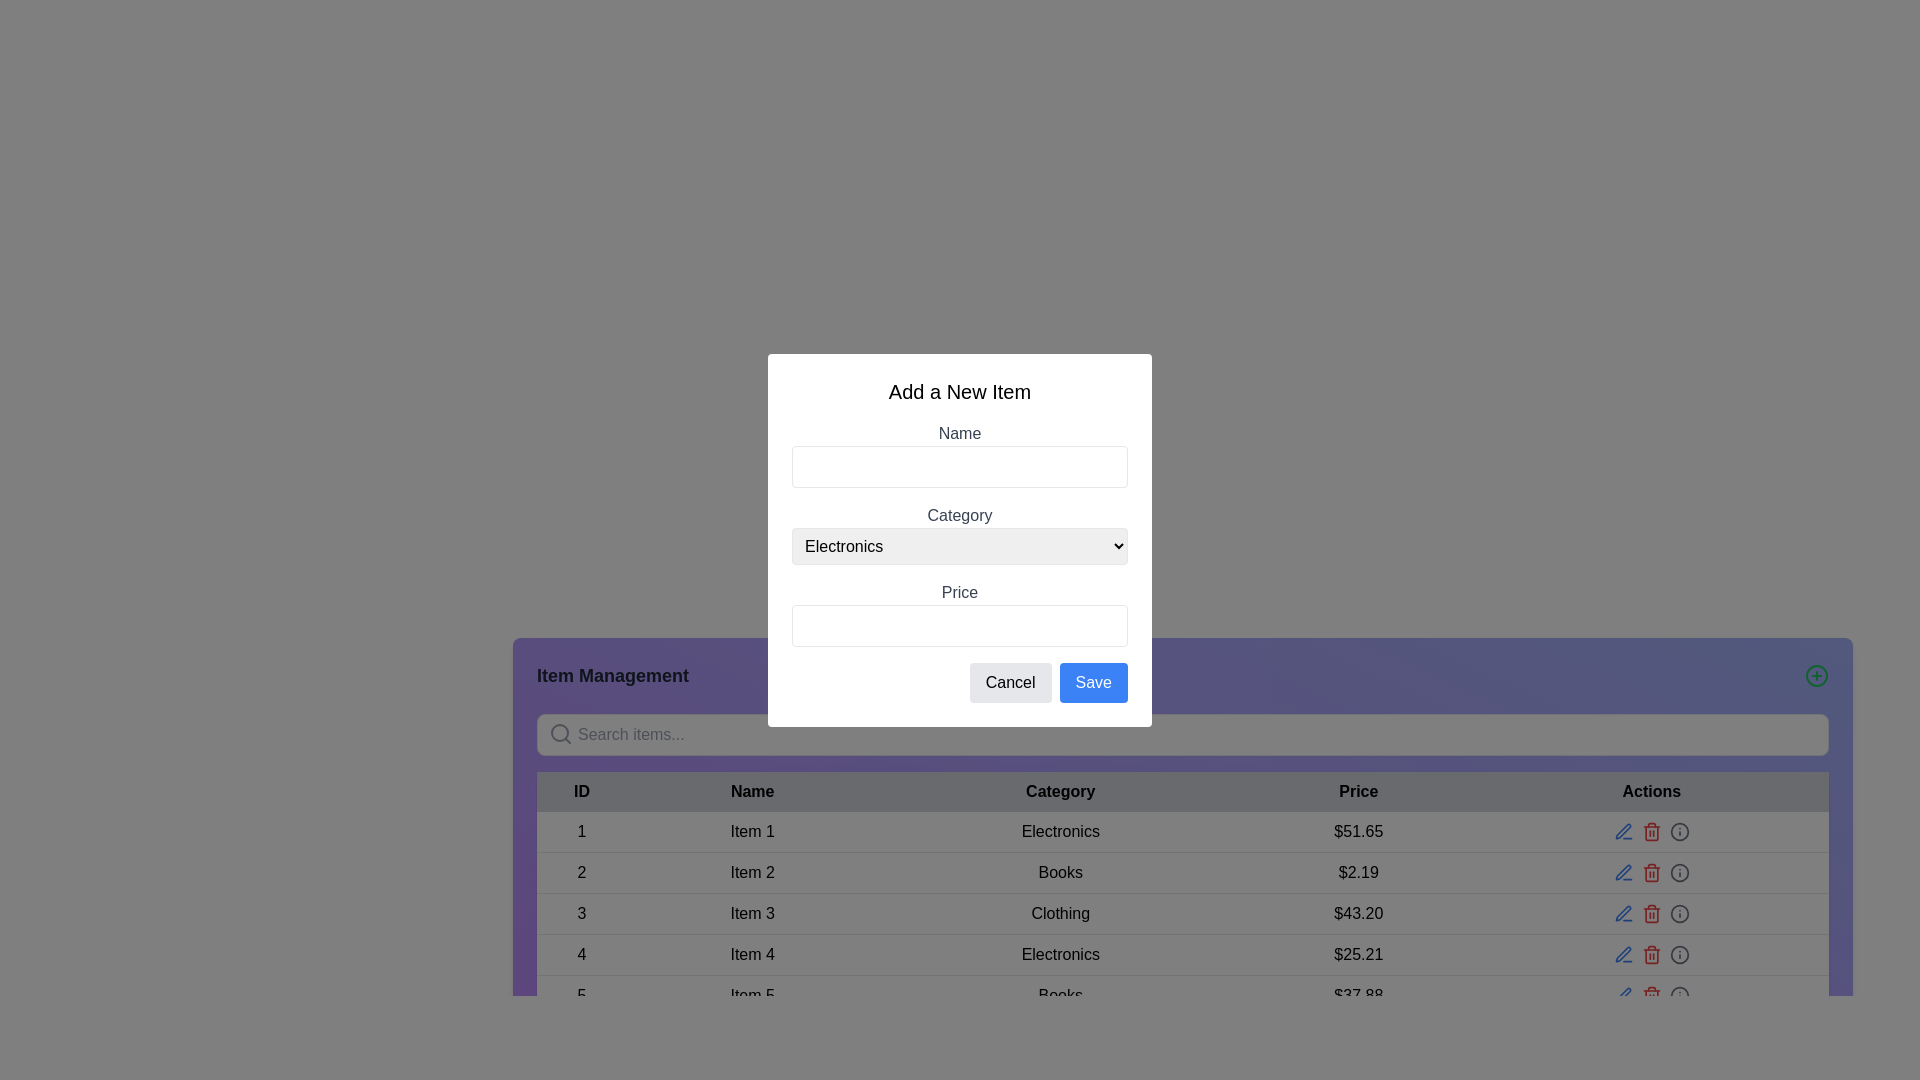 The image size is (1920, 1080). I want to click on the decorative horizontal divider located at the bottom of the interface, which is centered beneath the table with action items and categories, so click(1651, 1036).